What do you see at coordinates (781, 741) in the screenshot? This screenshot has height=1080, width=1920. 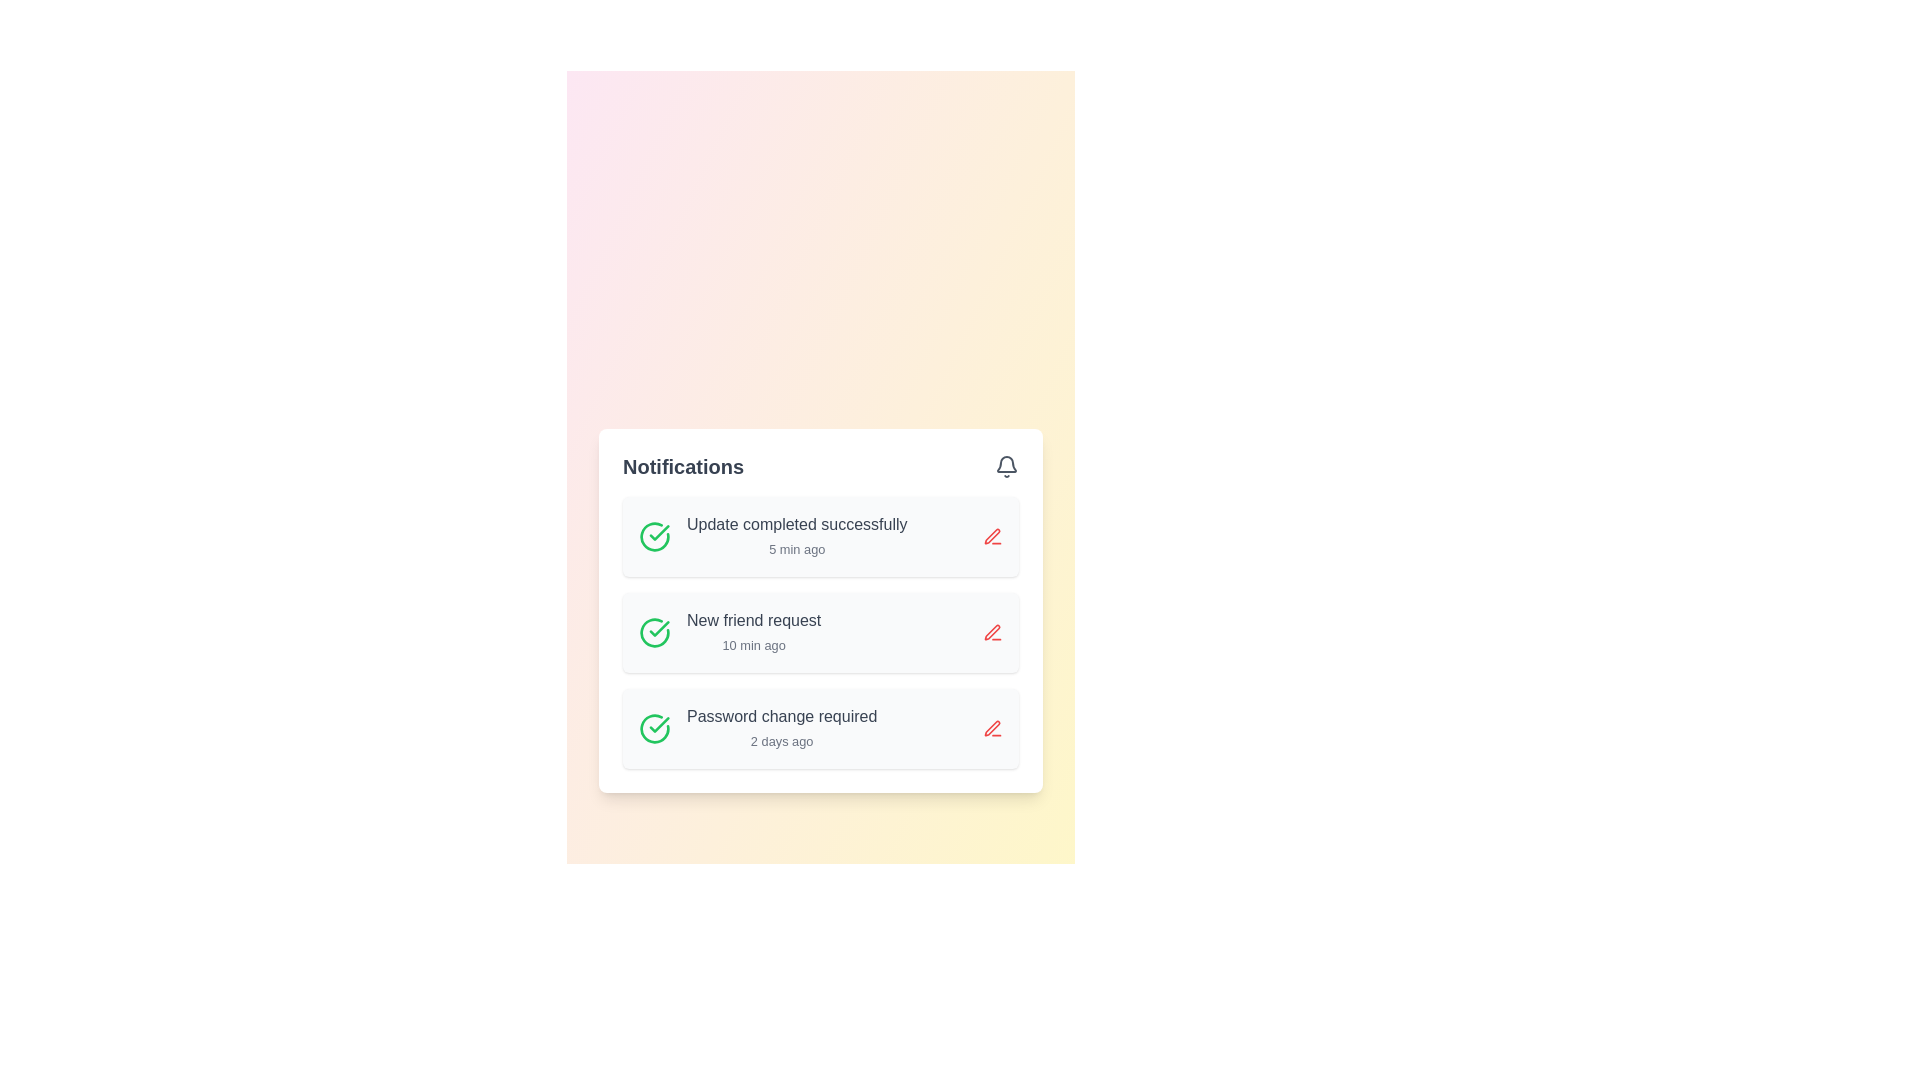 I see `the text label that reads '2 days ago', which is styled with a gray font and located below the main label in the 'Password change required' notification entry` at bounding box center [781, 741].